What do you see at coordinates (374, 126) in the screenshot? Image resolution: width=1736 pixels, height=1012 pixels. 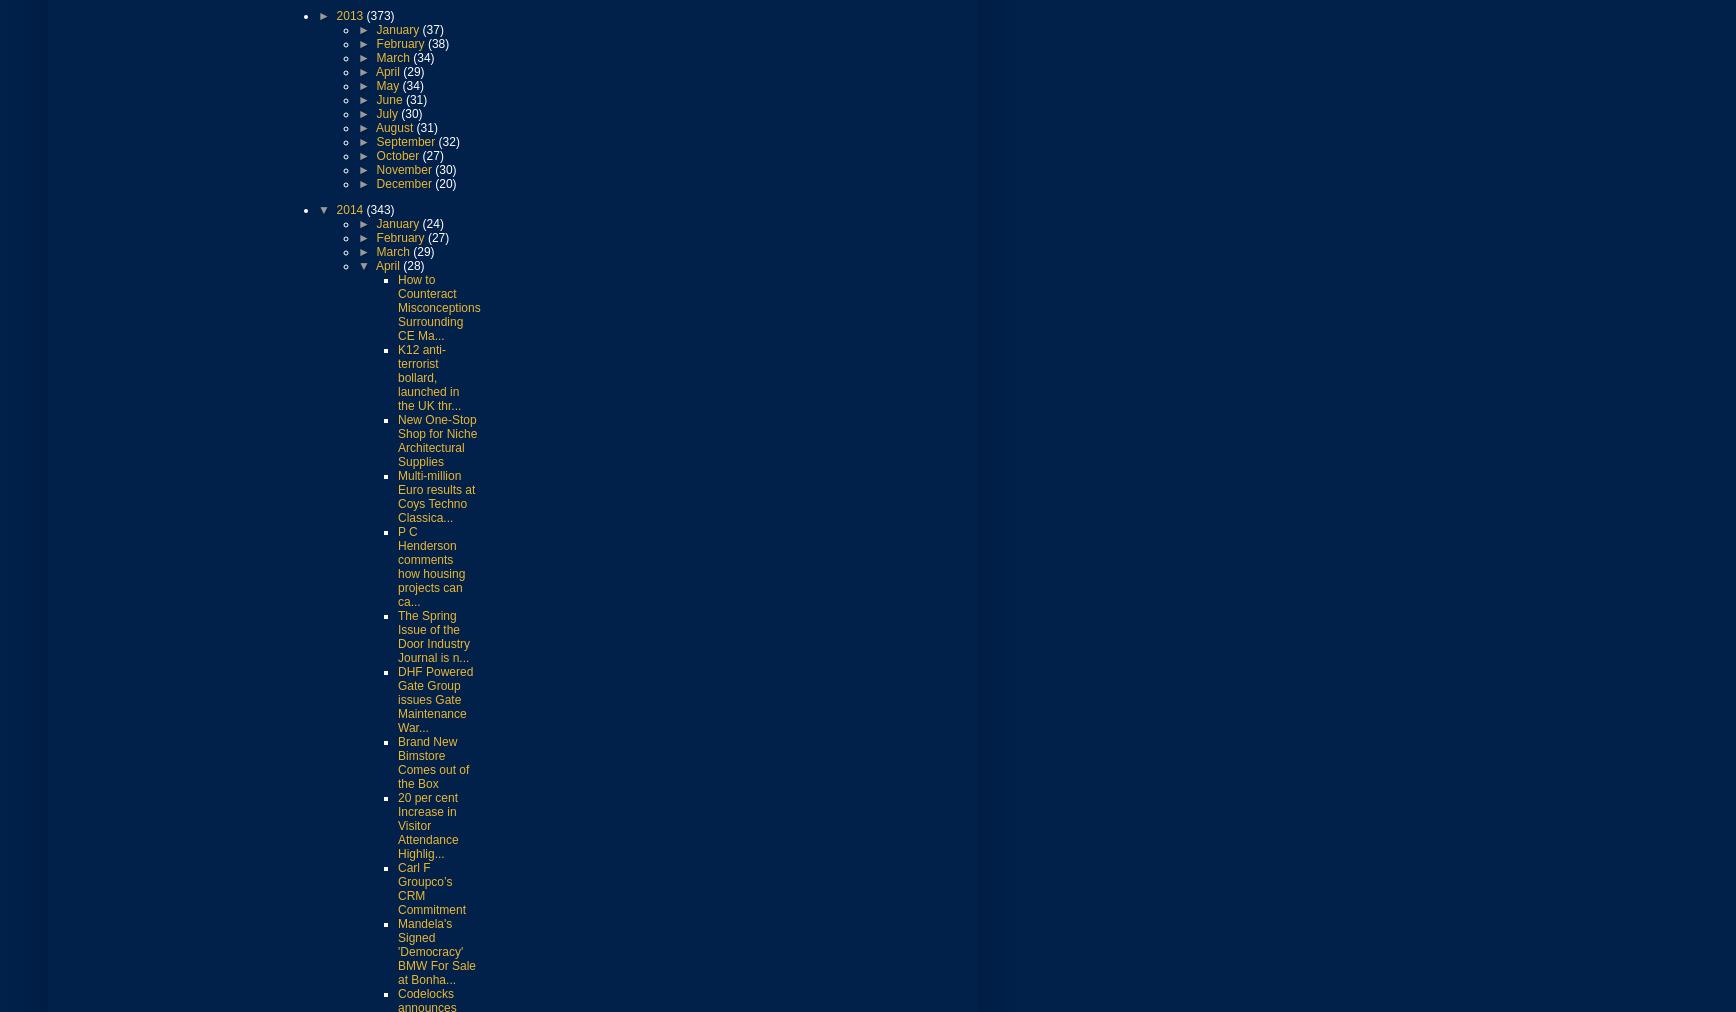 I see `'August'` at bounding box center [374, 126].